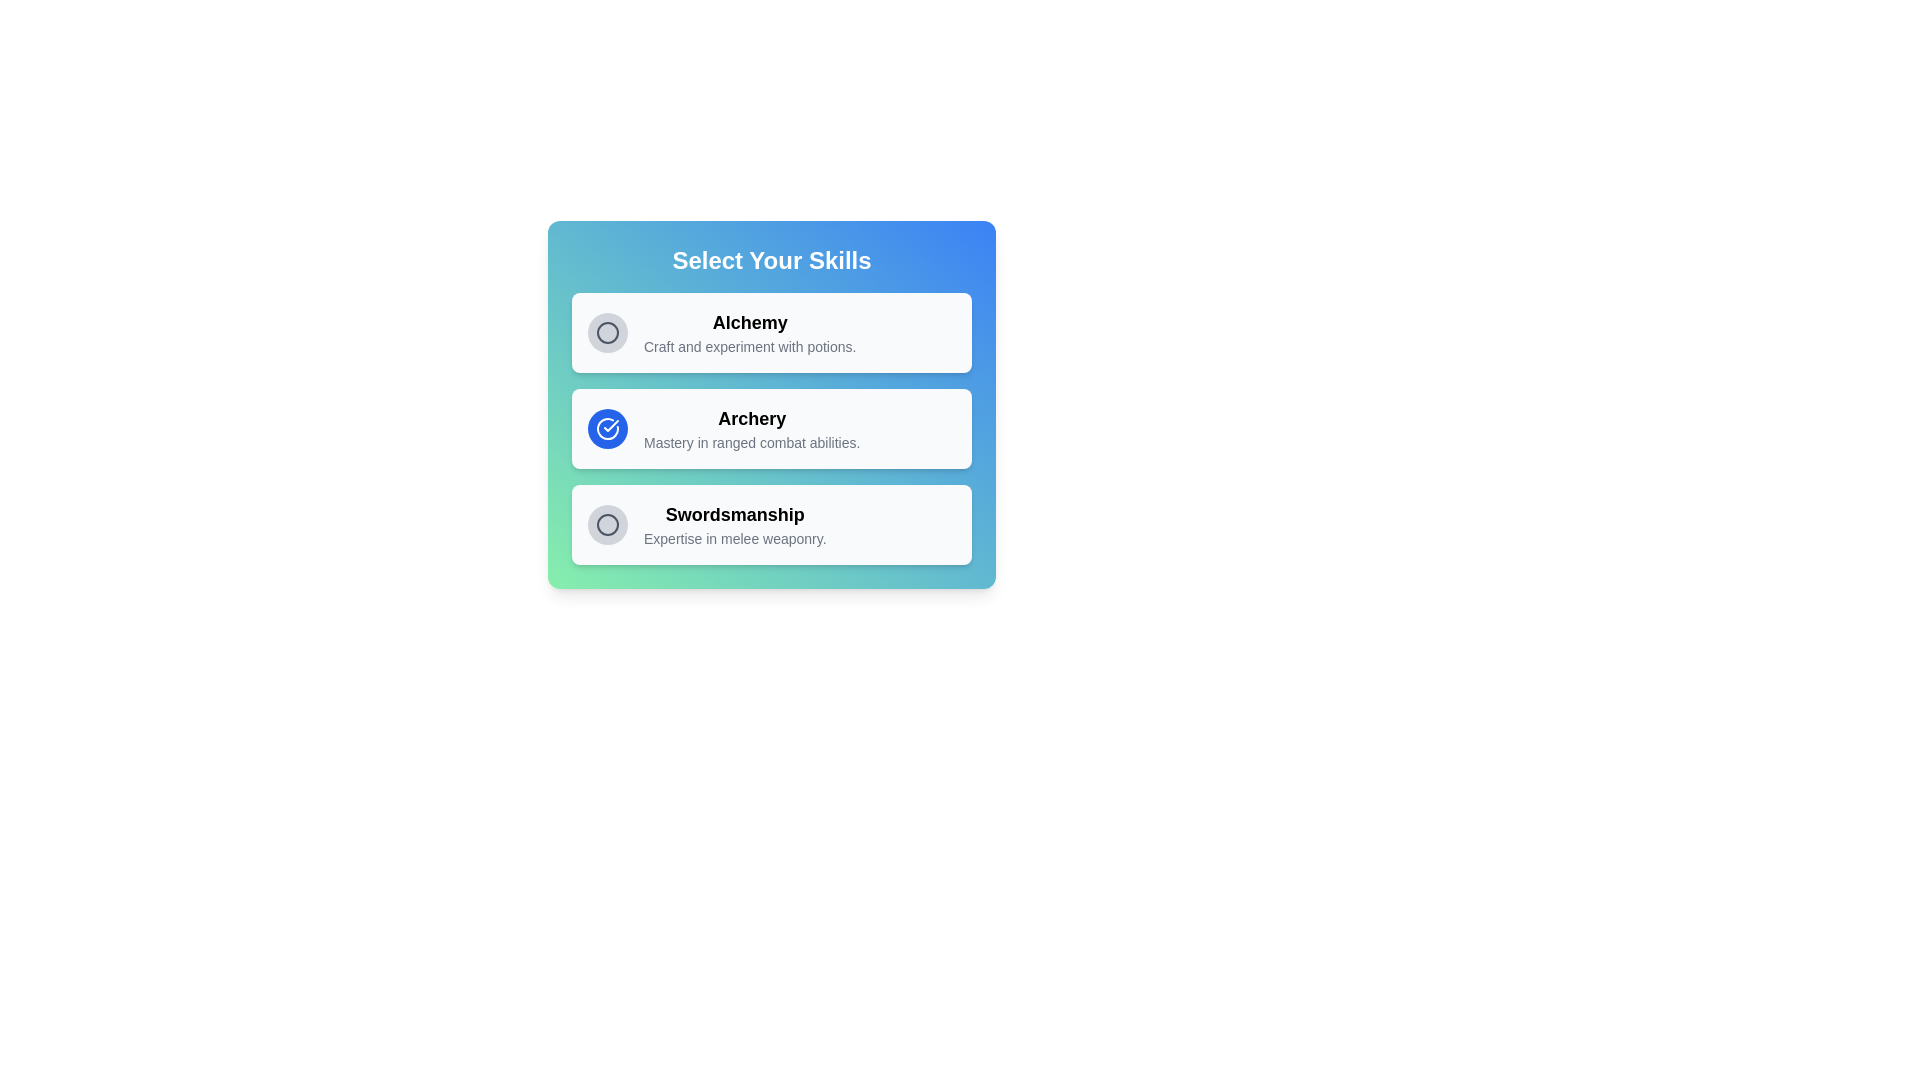 This screenshot has width=1920, height=1080. What do you see at coordinates (607, 331) in the screenshot?
I see `the skill Alchemy` at bounding box center [607, 331].